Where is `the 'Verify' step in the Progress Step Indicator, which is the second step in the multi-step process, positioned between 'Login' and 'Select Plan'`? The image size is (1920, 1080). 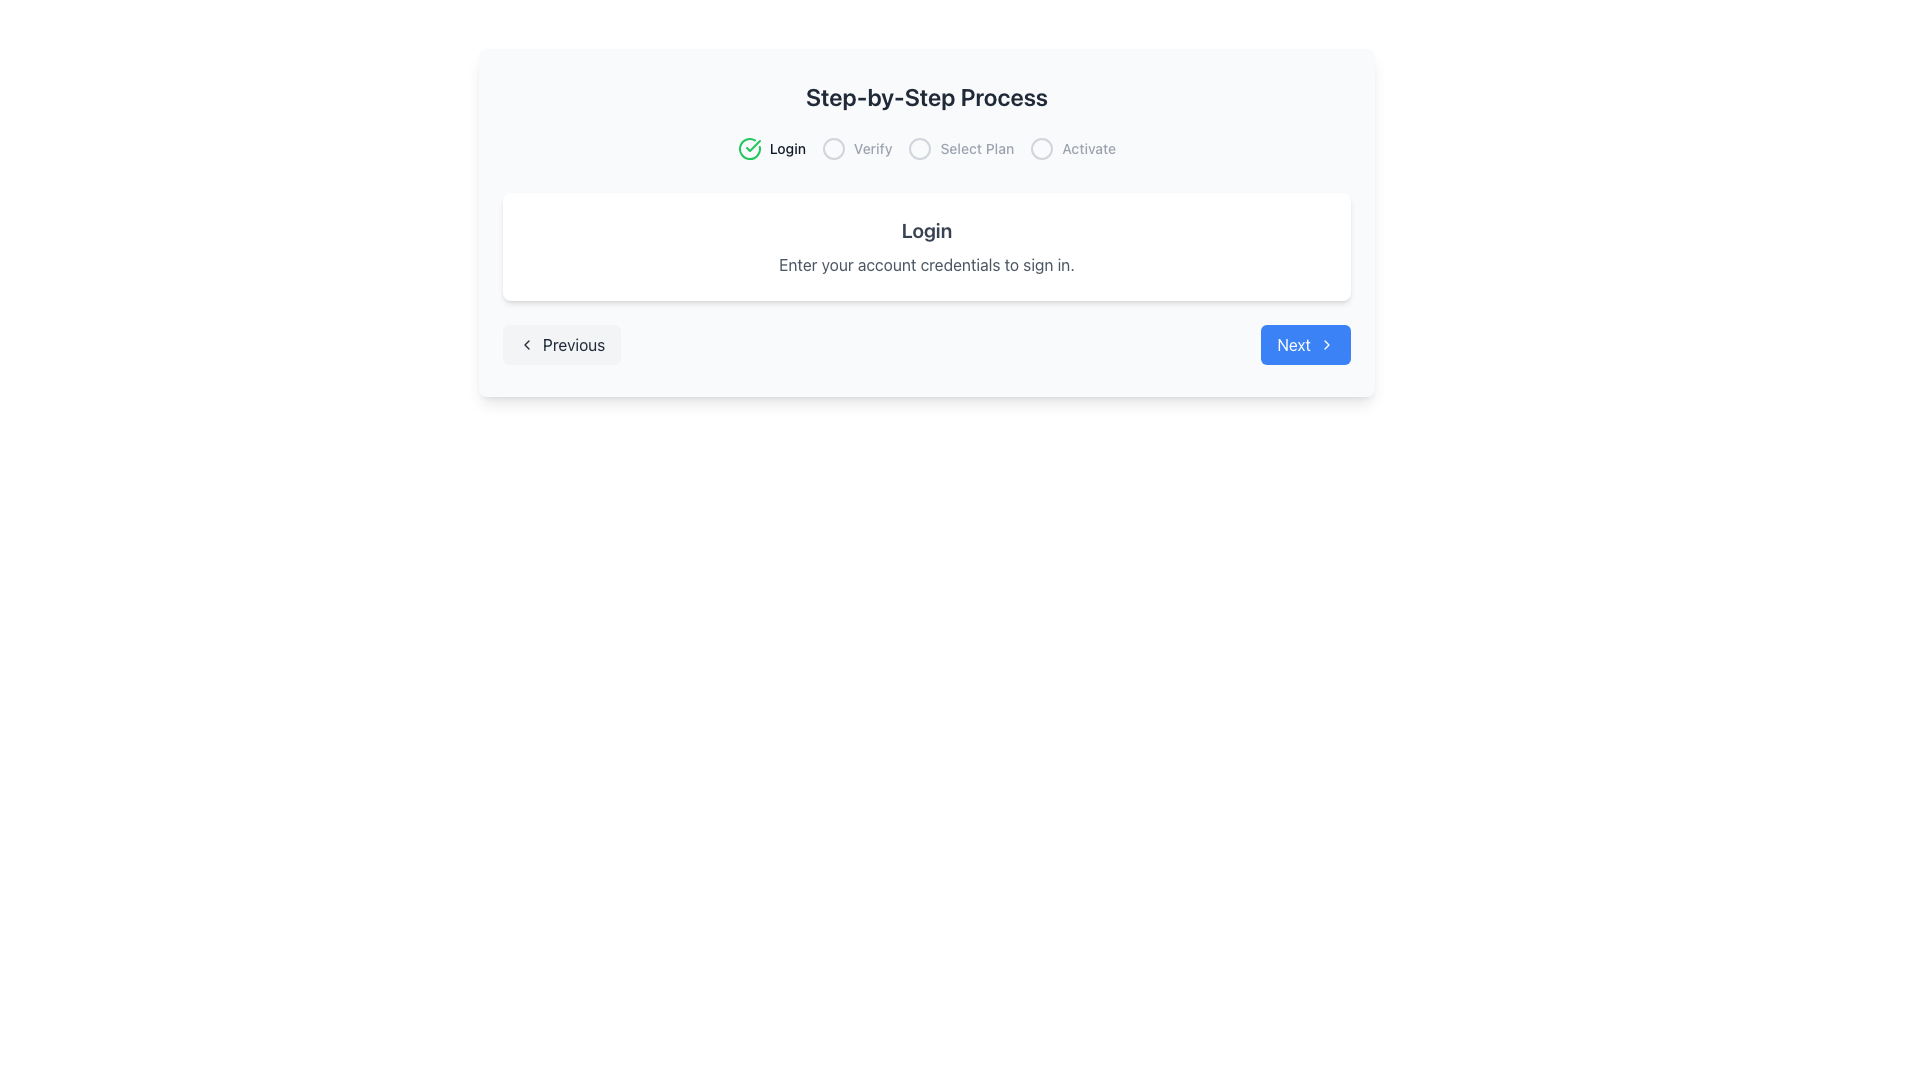 the 'Verify' step in the Progress Step Indicator, which is the second step in the multi-step process, positioned between 'Login' and 'Select Plan' is located at coordinates (857, 148).